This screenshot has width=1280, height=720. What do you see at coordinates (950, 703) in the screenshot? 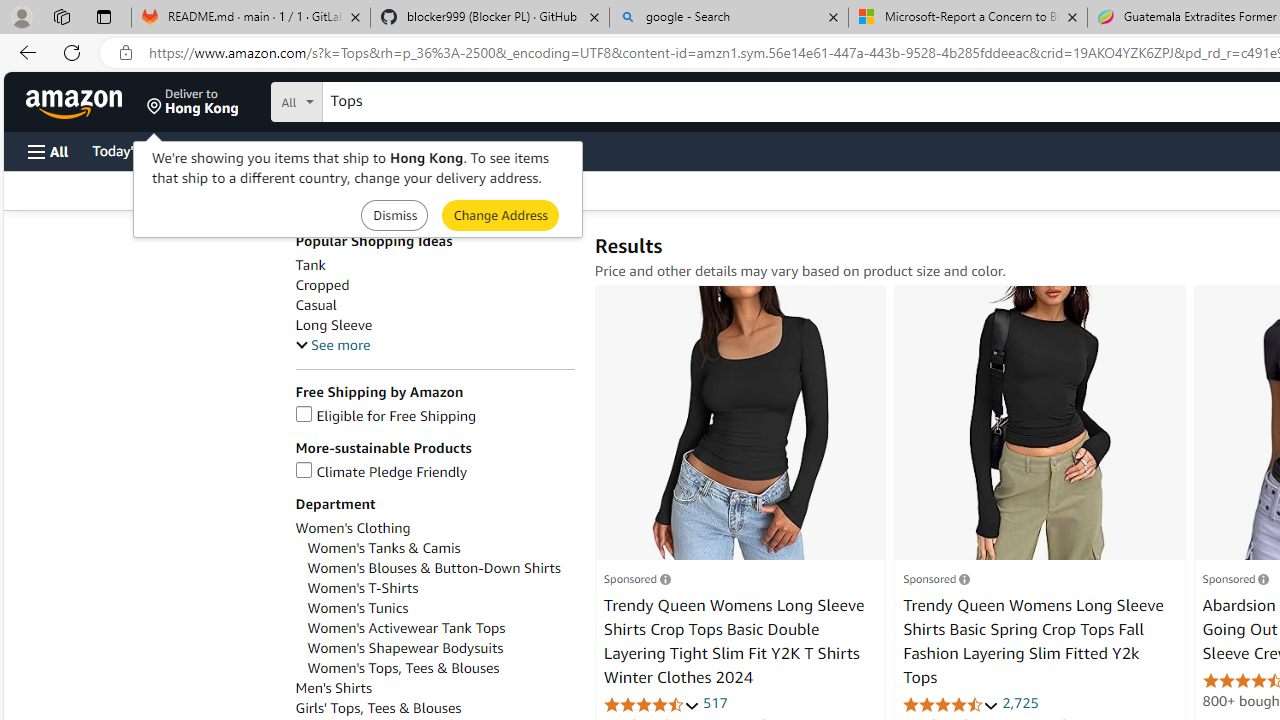
I see `'4.4 out of 5 stars'` at bounding box center [950, 703].